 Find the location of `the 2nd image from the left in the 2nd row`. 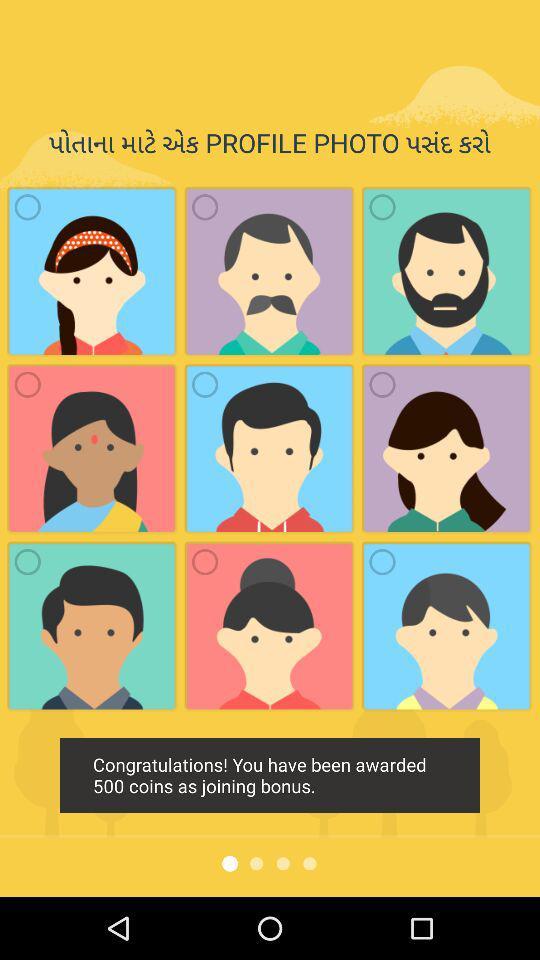

the 2nd image from the left in the 2nd row is located at coordinates (203, 383).